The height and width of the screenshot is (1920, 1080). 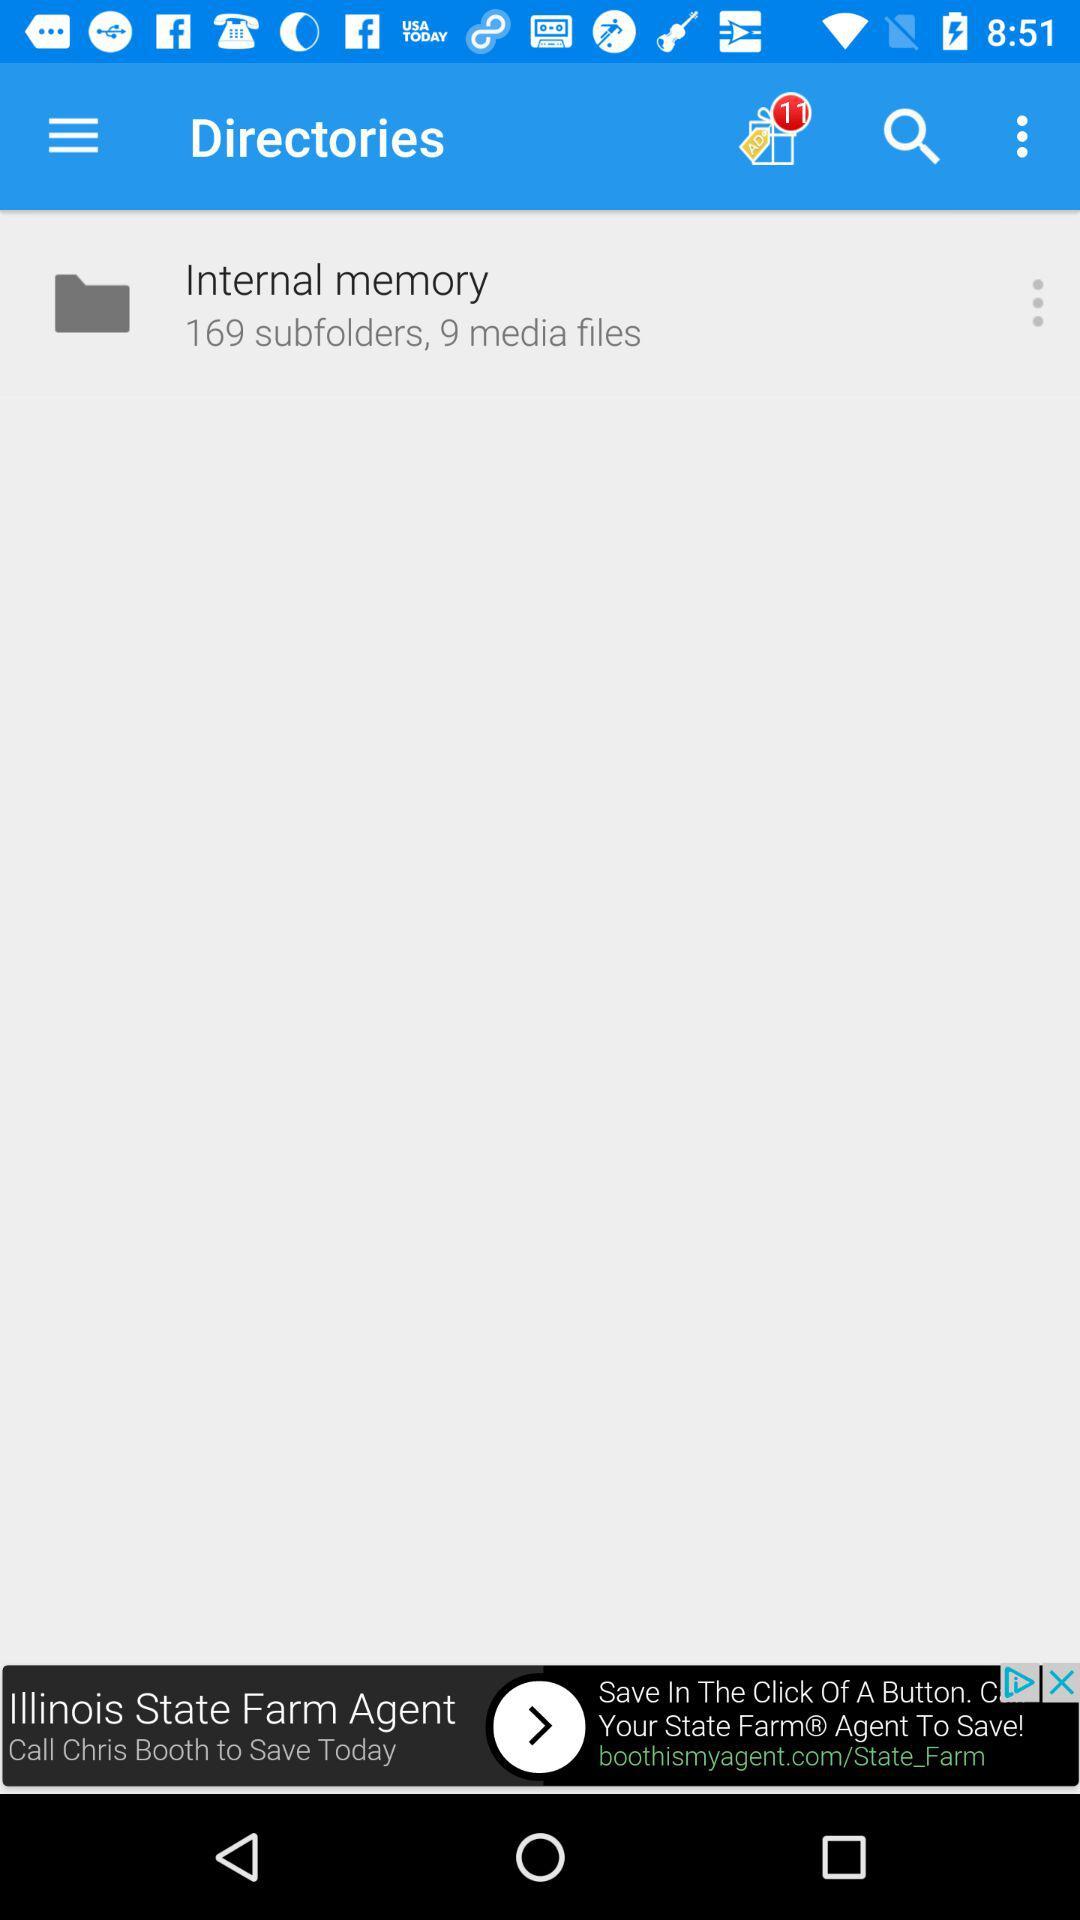 What do you see at coordinates (540, 1727) in the screenshot?
I see `first` at bounding box center [540, 1727].